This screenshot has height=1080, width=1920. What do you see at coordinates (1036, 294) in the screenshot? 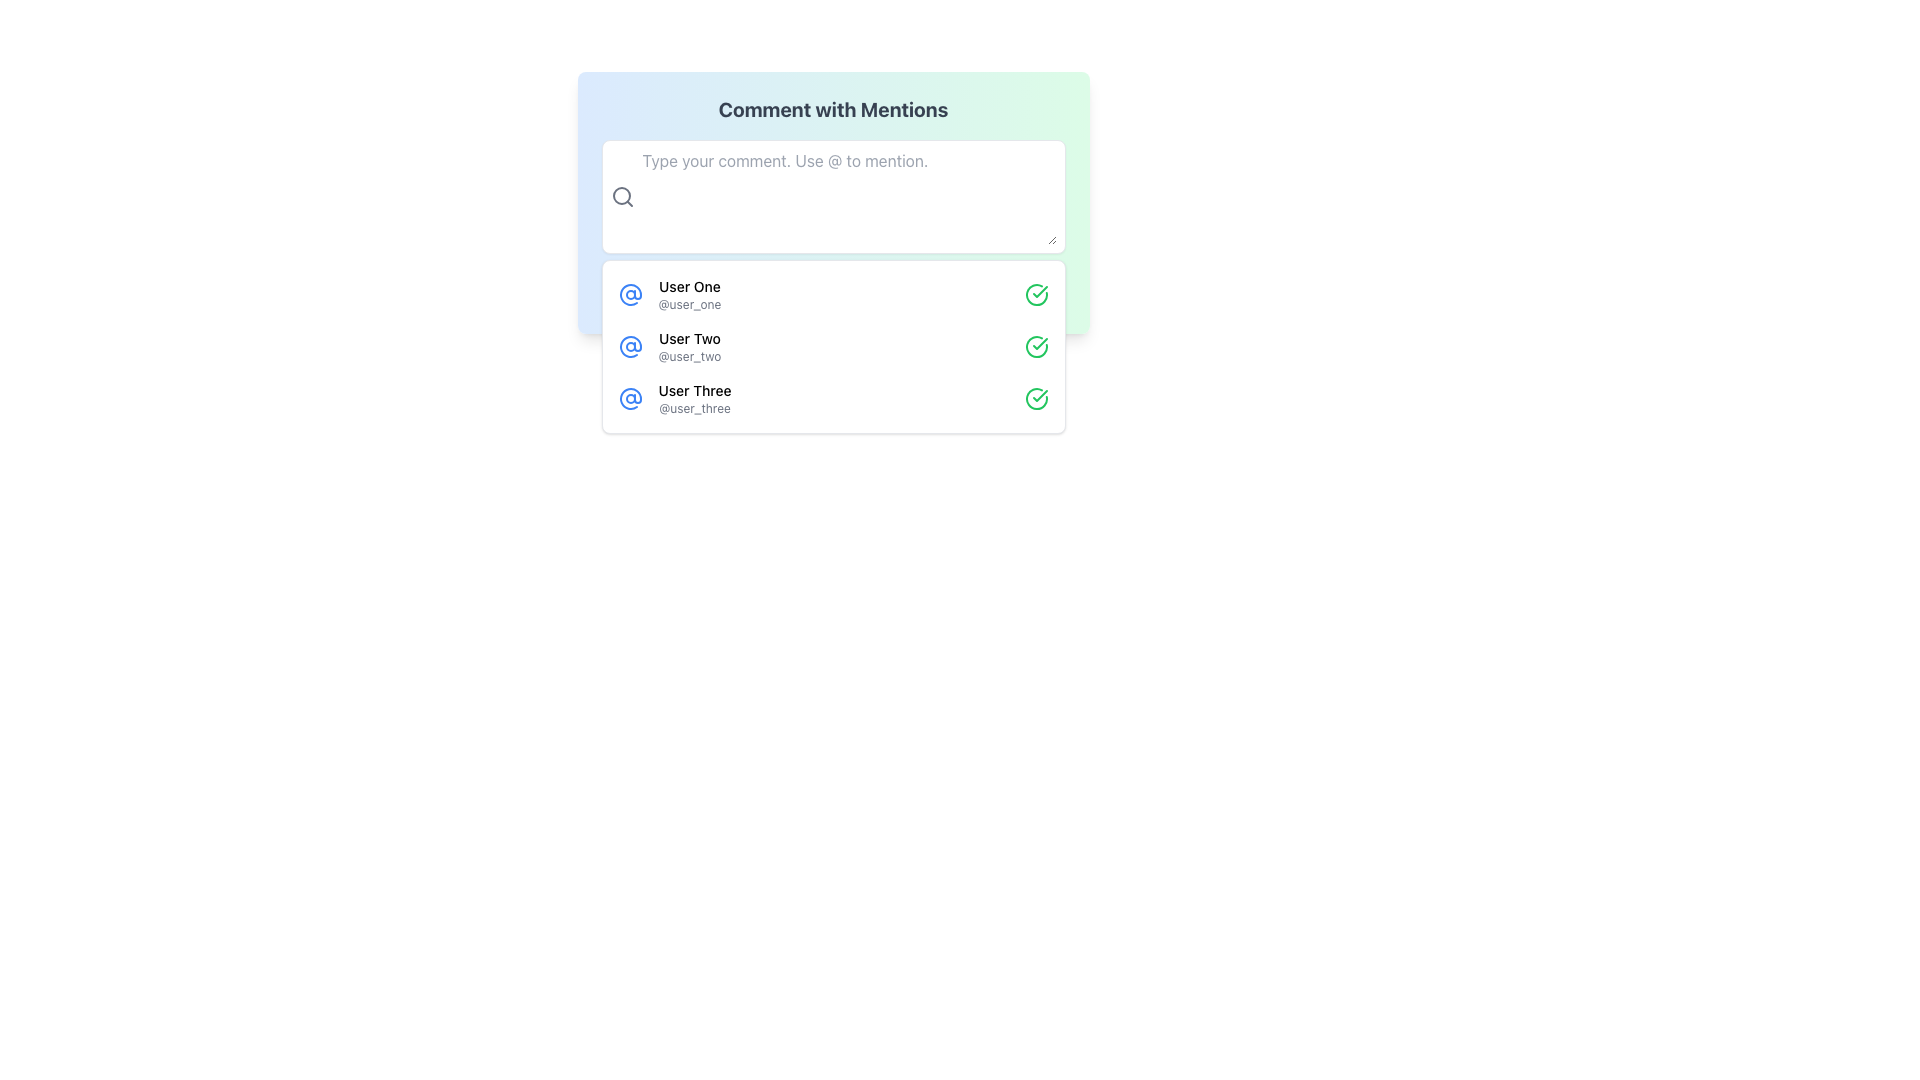
I see `the verification icon located to the far right of the first user entry, adjacent to the username and identifier text, to indicate successful selection` at bounding box center [1036, 294].